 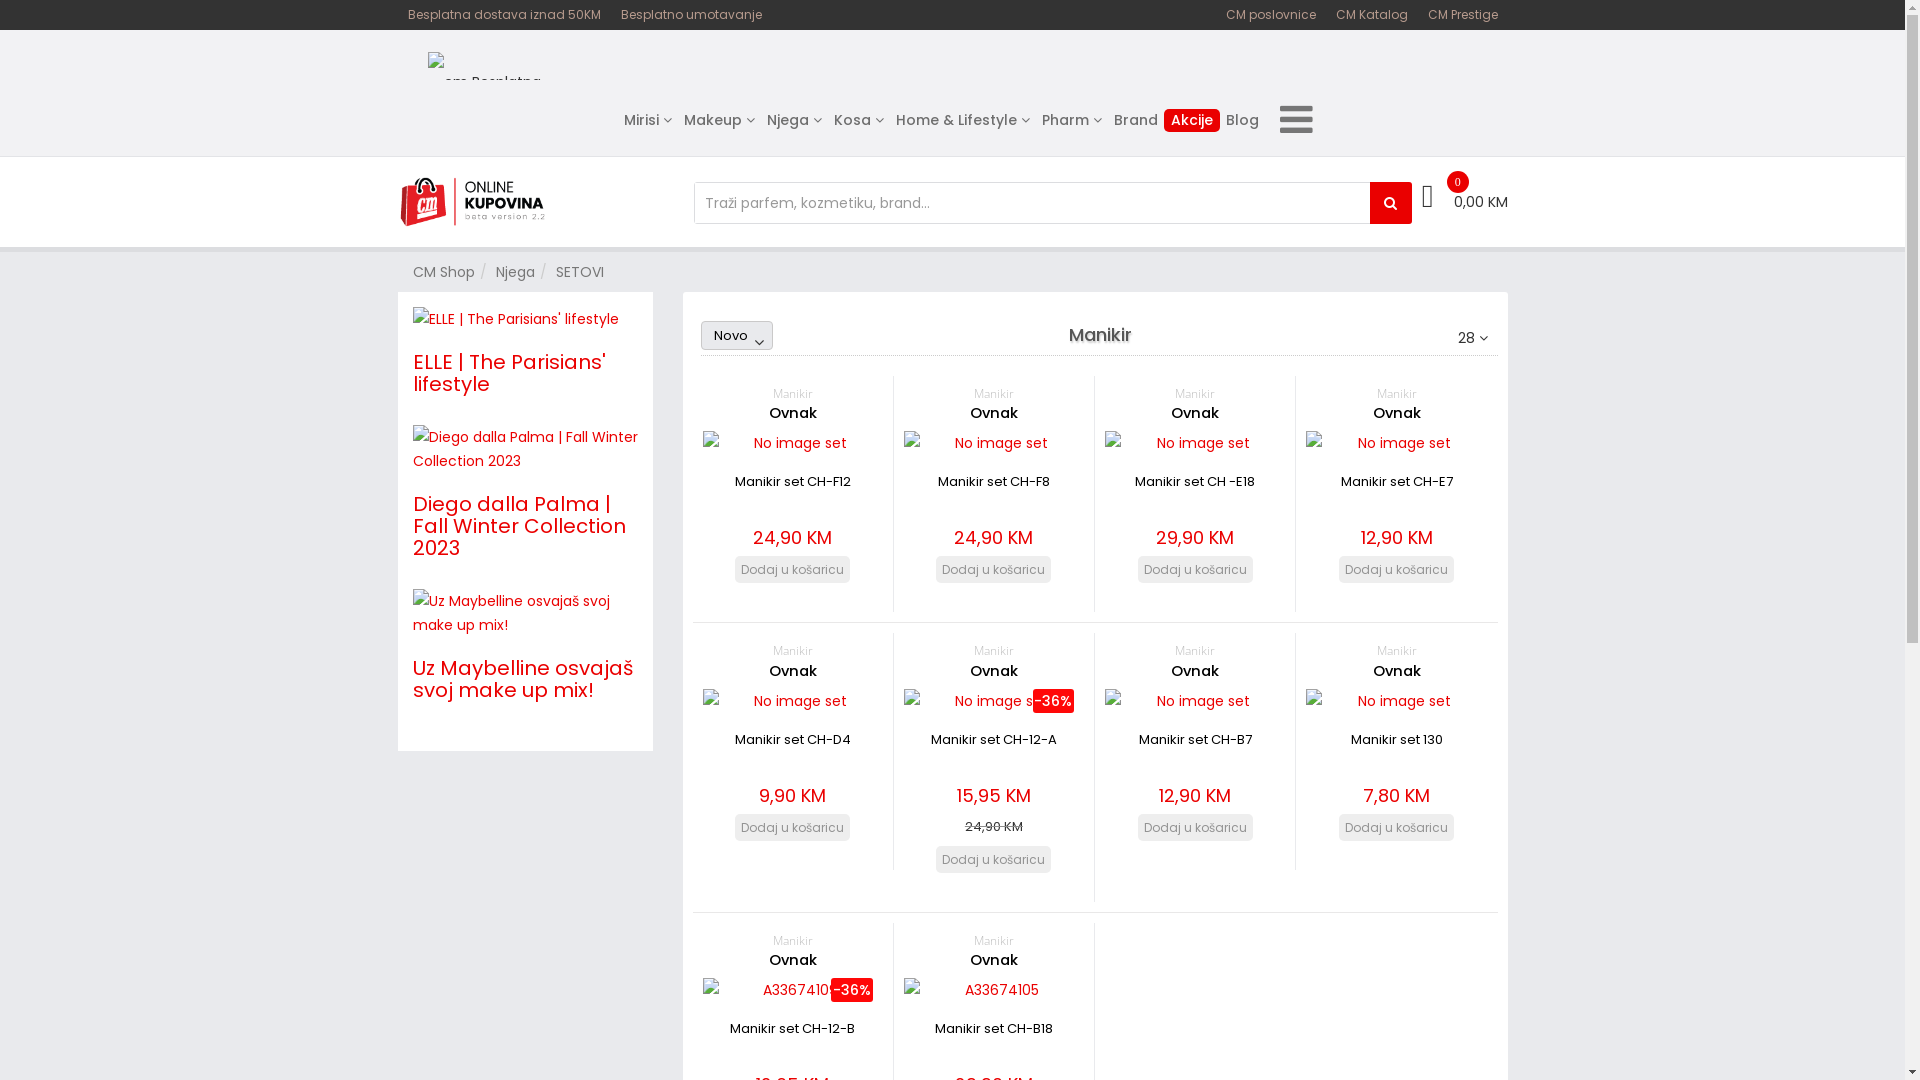 I want to click on 'CM Shop', so click(x=411, y=272).